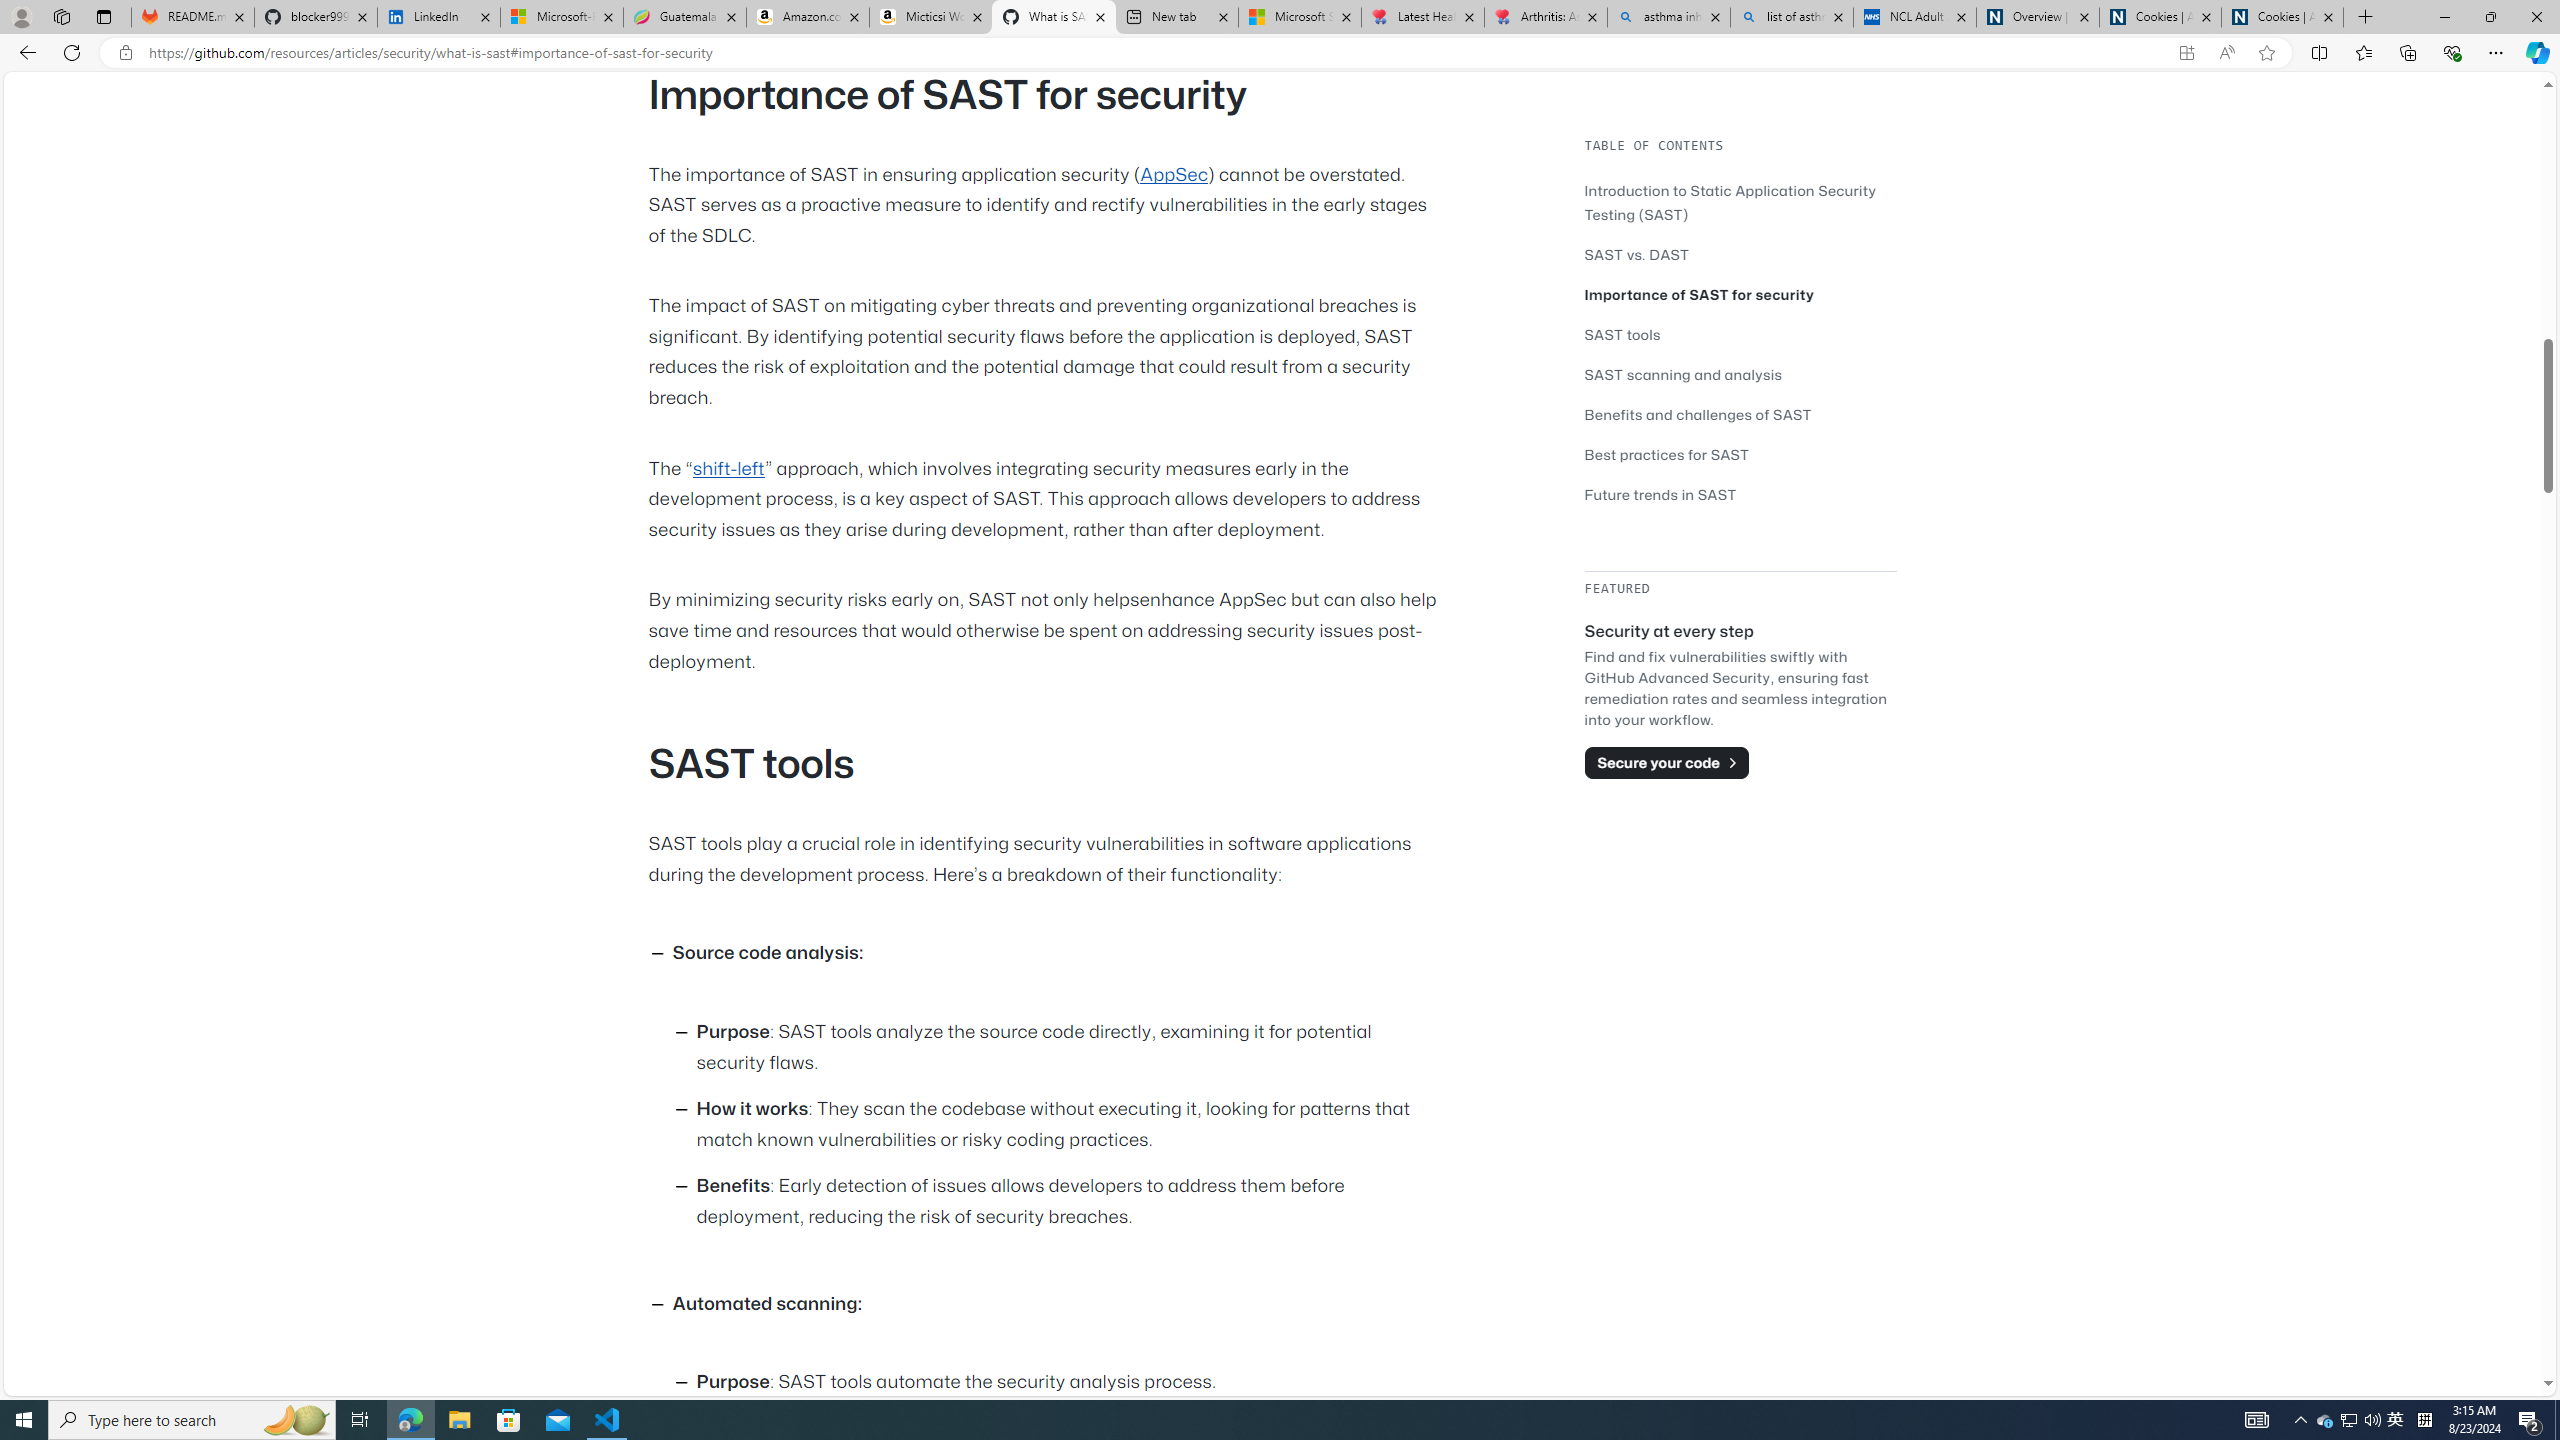  I want to click on 'SAST scanning and analysis', so click(1683, 374).